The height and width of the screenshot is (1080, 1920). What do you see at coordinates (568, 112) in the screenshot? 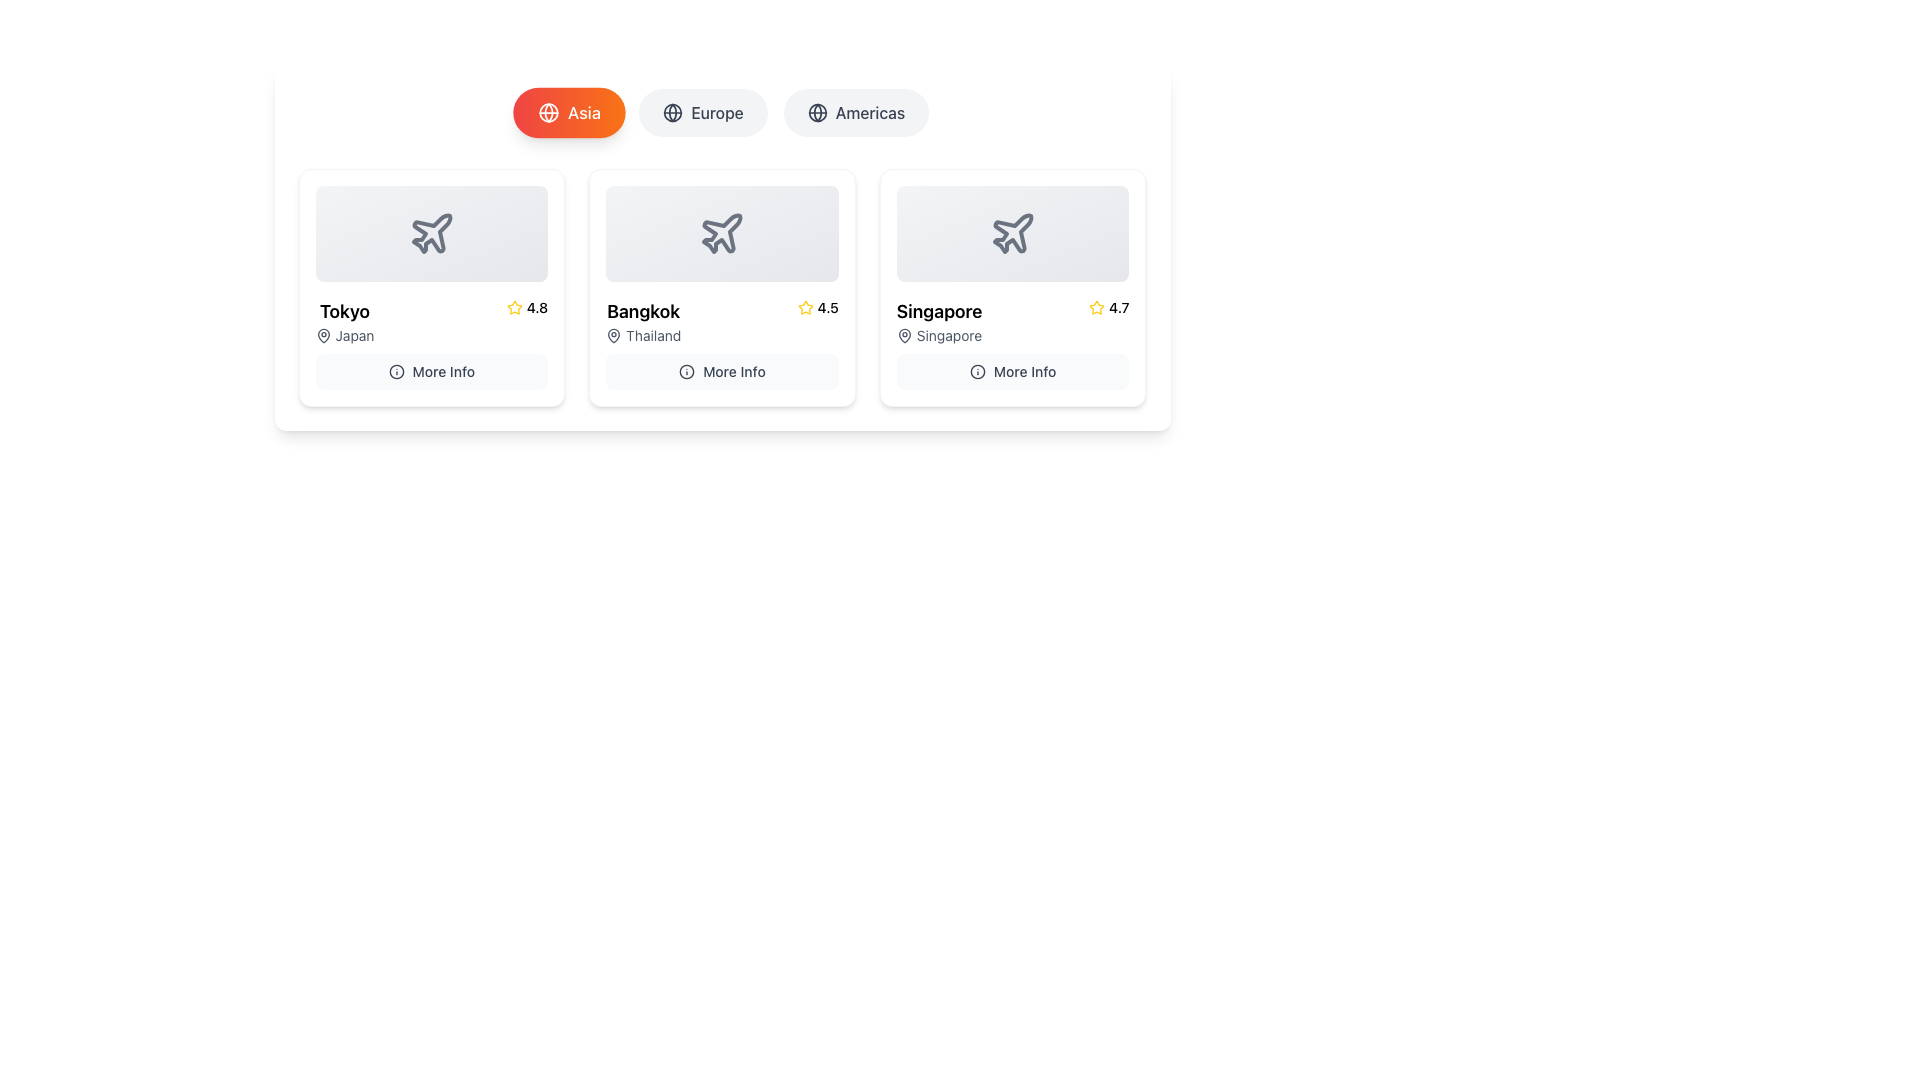
I see `the 'Asia' button, which is the first in a row of three buttons at the top of the section` at bounding box center [568, 112].